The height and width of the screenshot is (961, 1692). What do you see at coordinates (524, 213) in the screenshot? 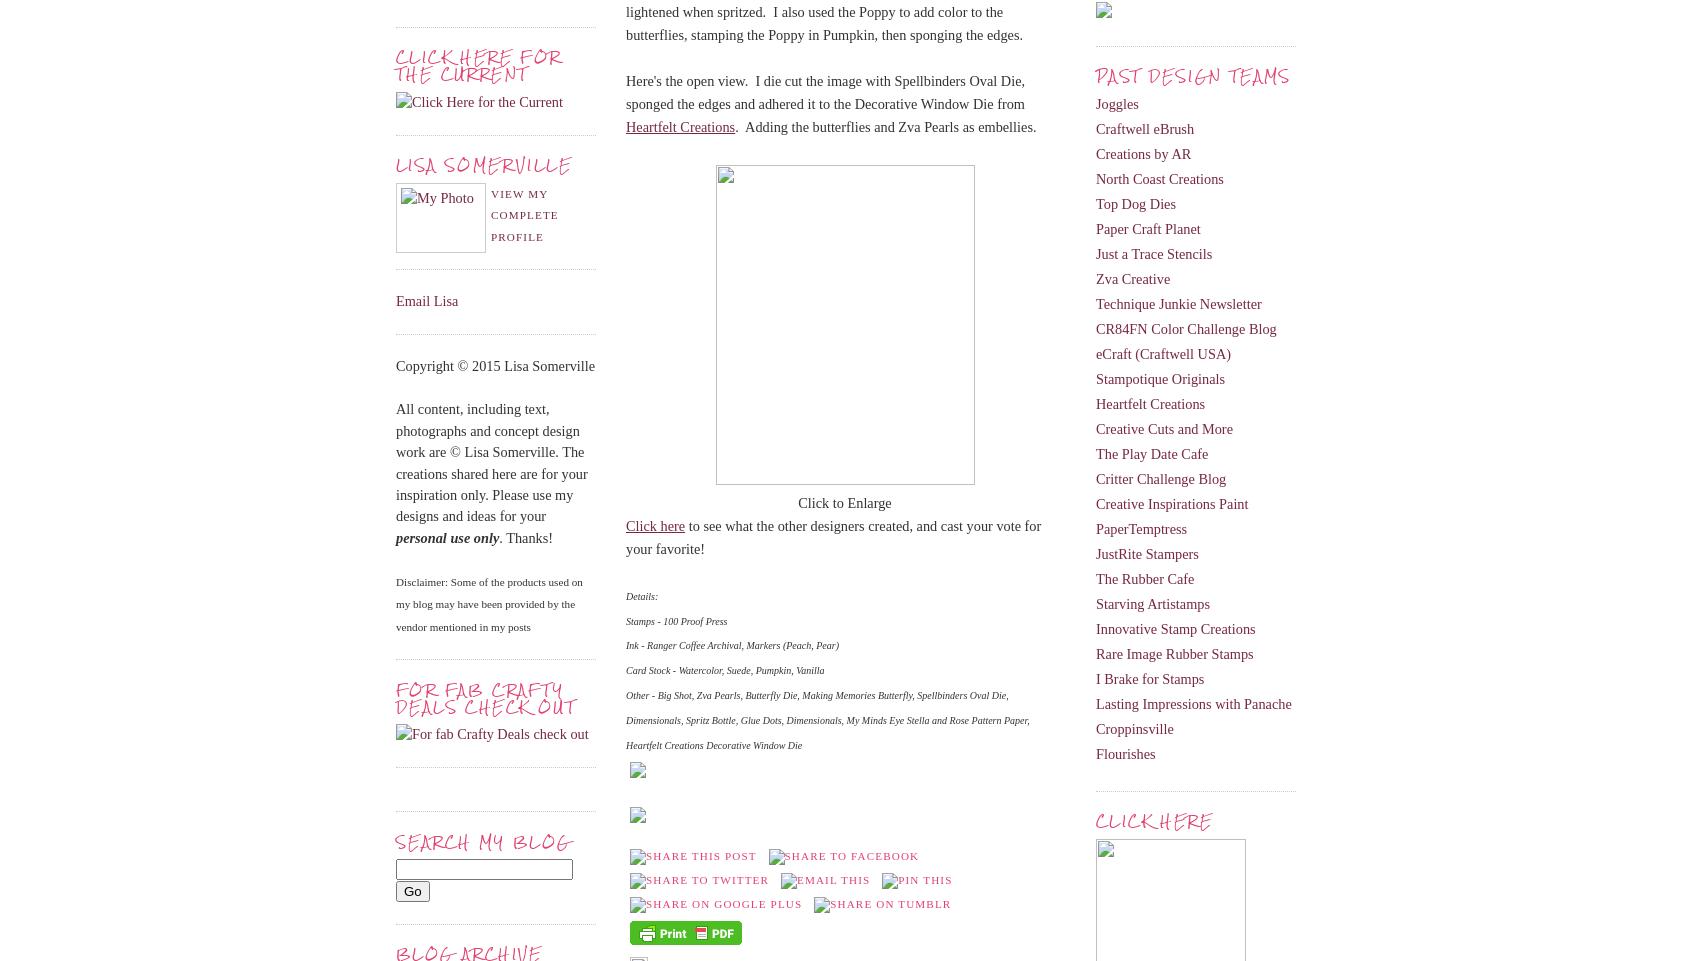
I see `'View my complete profile'` at bounding box center [524, 213].